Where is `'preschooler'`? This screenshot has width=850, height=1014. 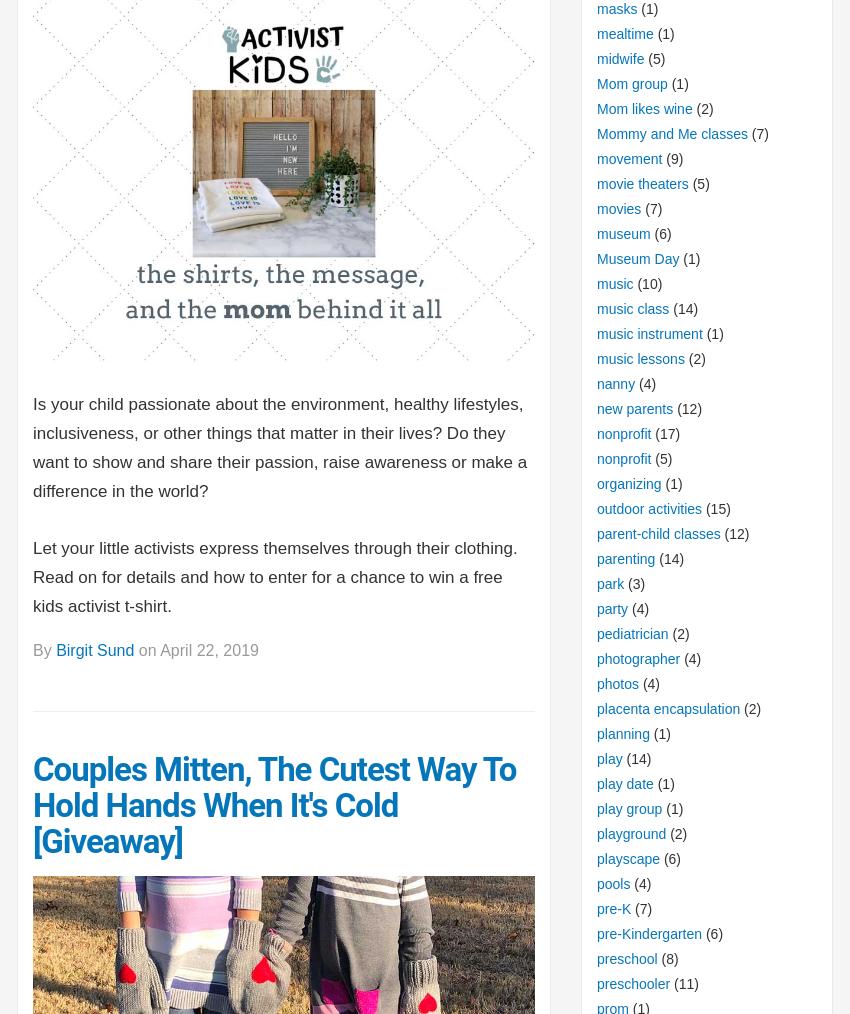
'preschooler' is located at coordinates (595, 982).